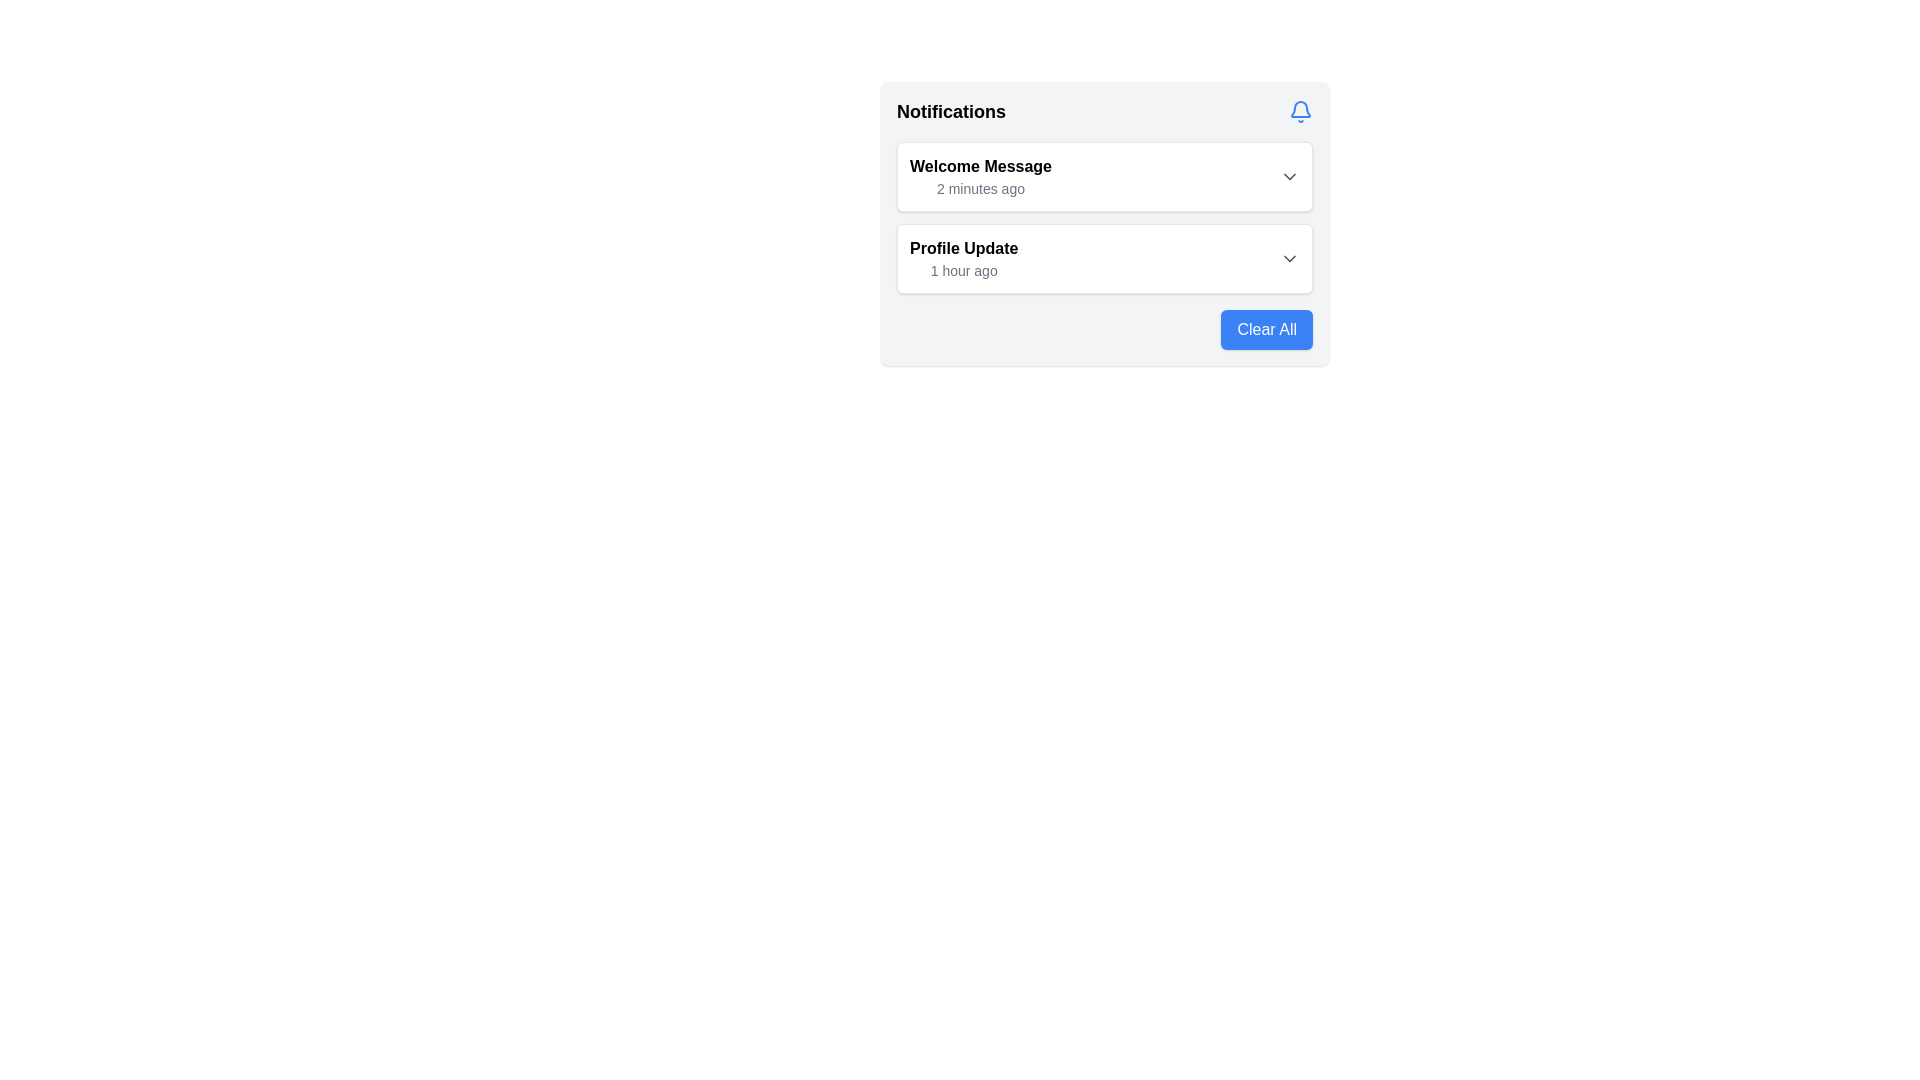  I want to click on the clear notifications button located at the bottom-right corner of the notification card, so click(1266, 329).